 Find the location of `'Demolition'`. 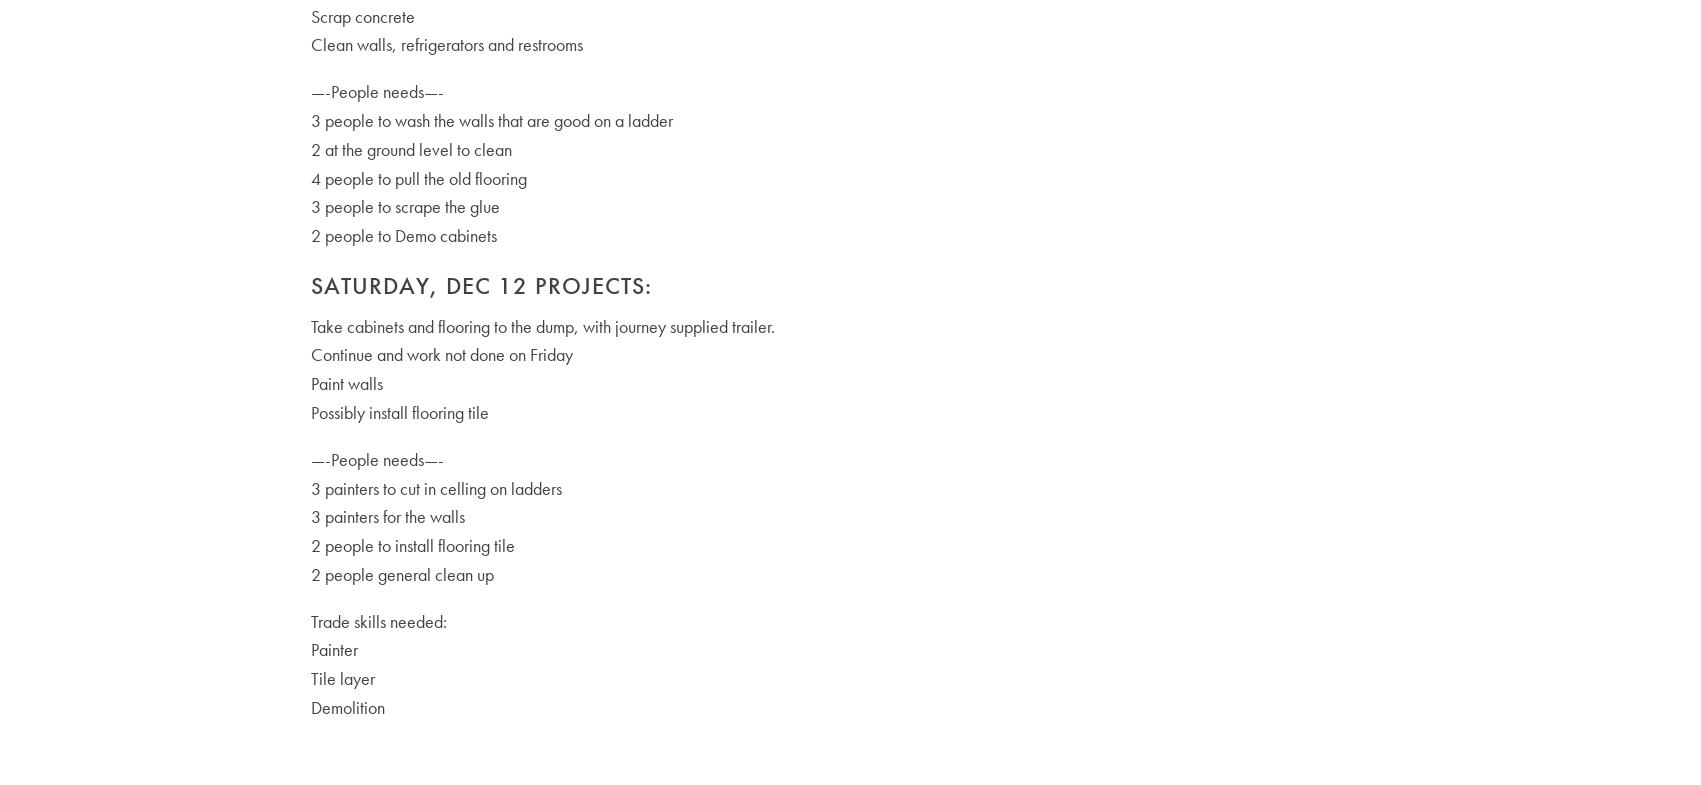

'Demolition' is located at coordinates (347, 707).